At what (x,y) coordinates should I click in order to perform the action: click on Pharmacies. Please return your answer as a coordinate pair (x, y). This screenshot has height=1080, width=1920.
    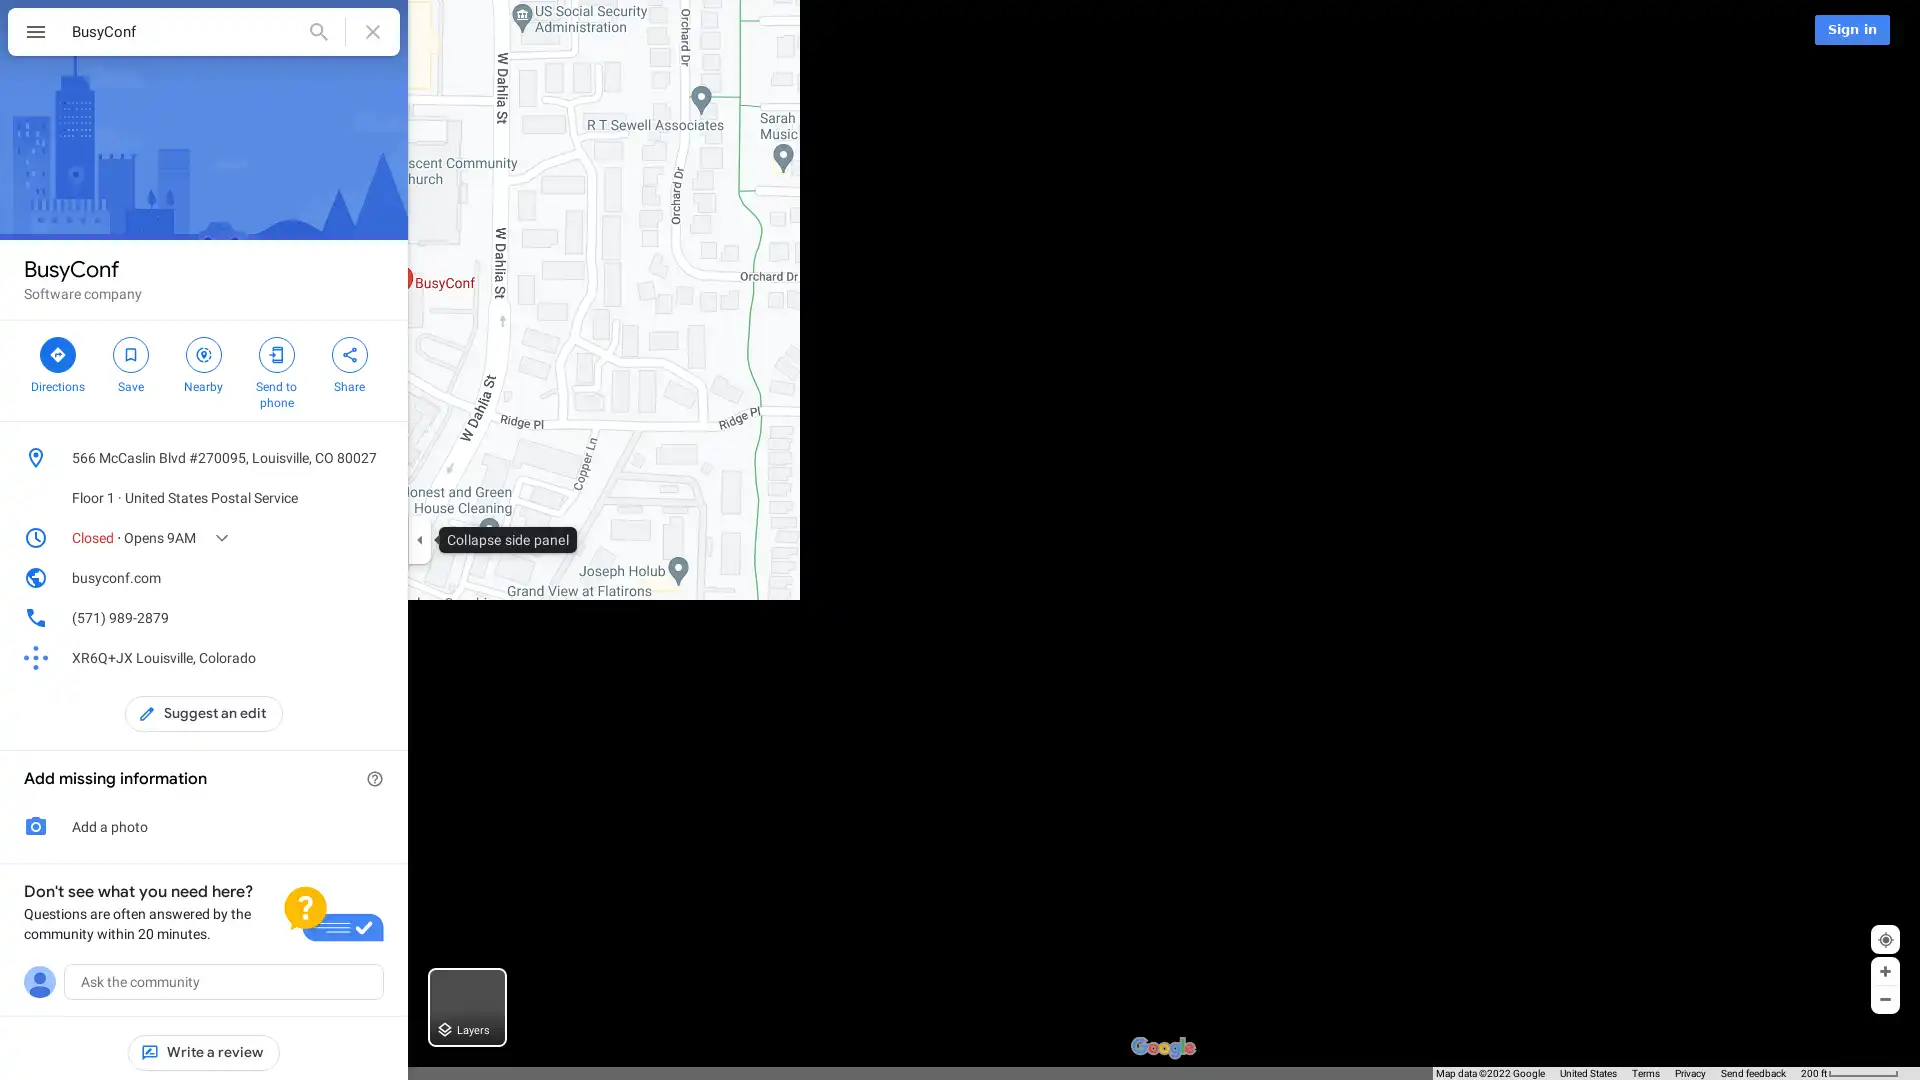
    Looking at the image, I should click on (1025, 31).